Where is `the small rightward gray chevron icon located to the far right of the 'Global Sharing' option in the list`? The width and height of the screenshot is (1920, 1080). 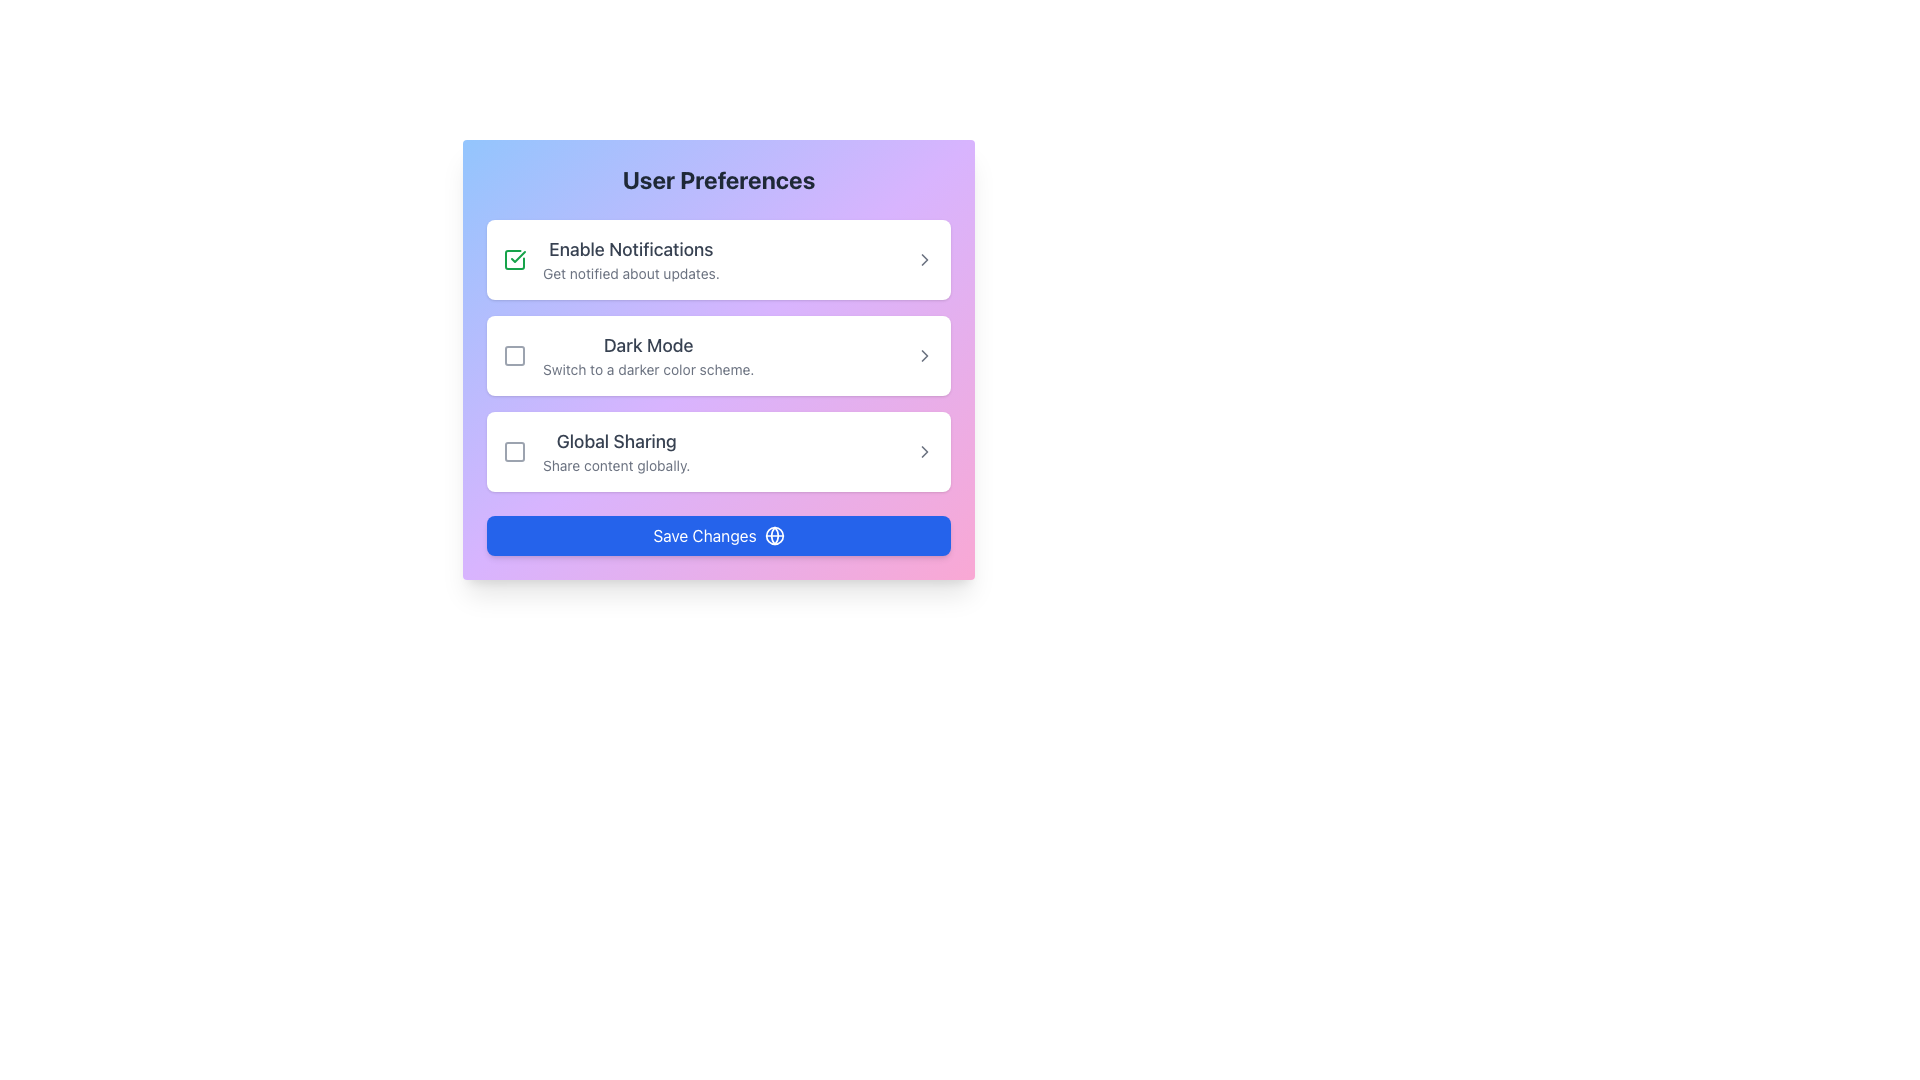
the small rightward gray chevron icon located to the far right of the 'Global Sharing' option in the list is located at coordinates (924, 451).